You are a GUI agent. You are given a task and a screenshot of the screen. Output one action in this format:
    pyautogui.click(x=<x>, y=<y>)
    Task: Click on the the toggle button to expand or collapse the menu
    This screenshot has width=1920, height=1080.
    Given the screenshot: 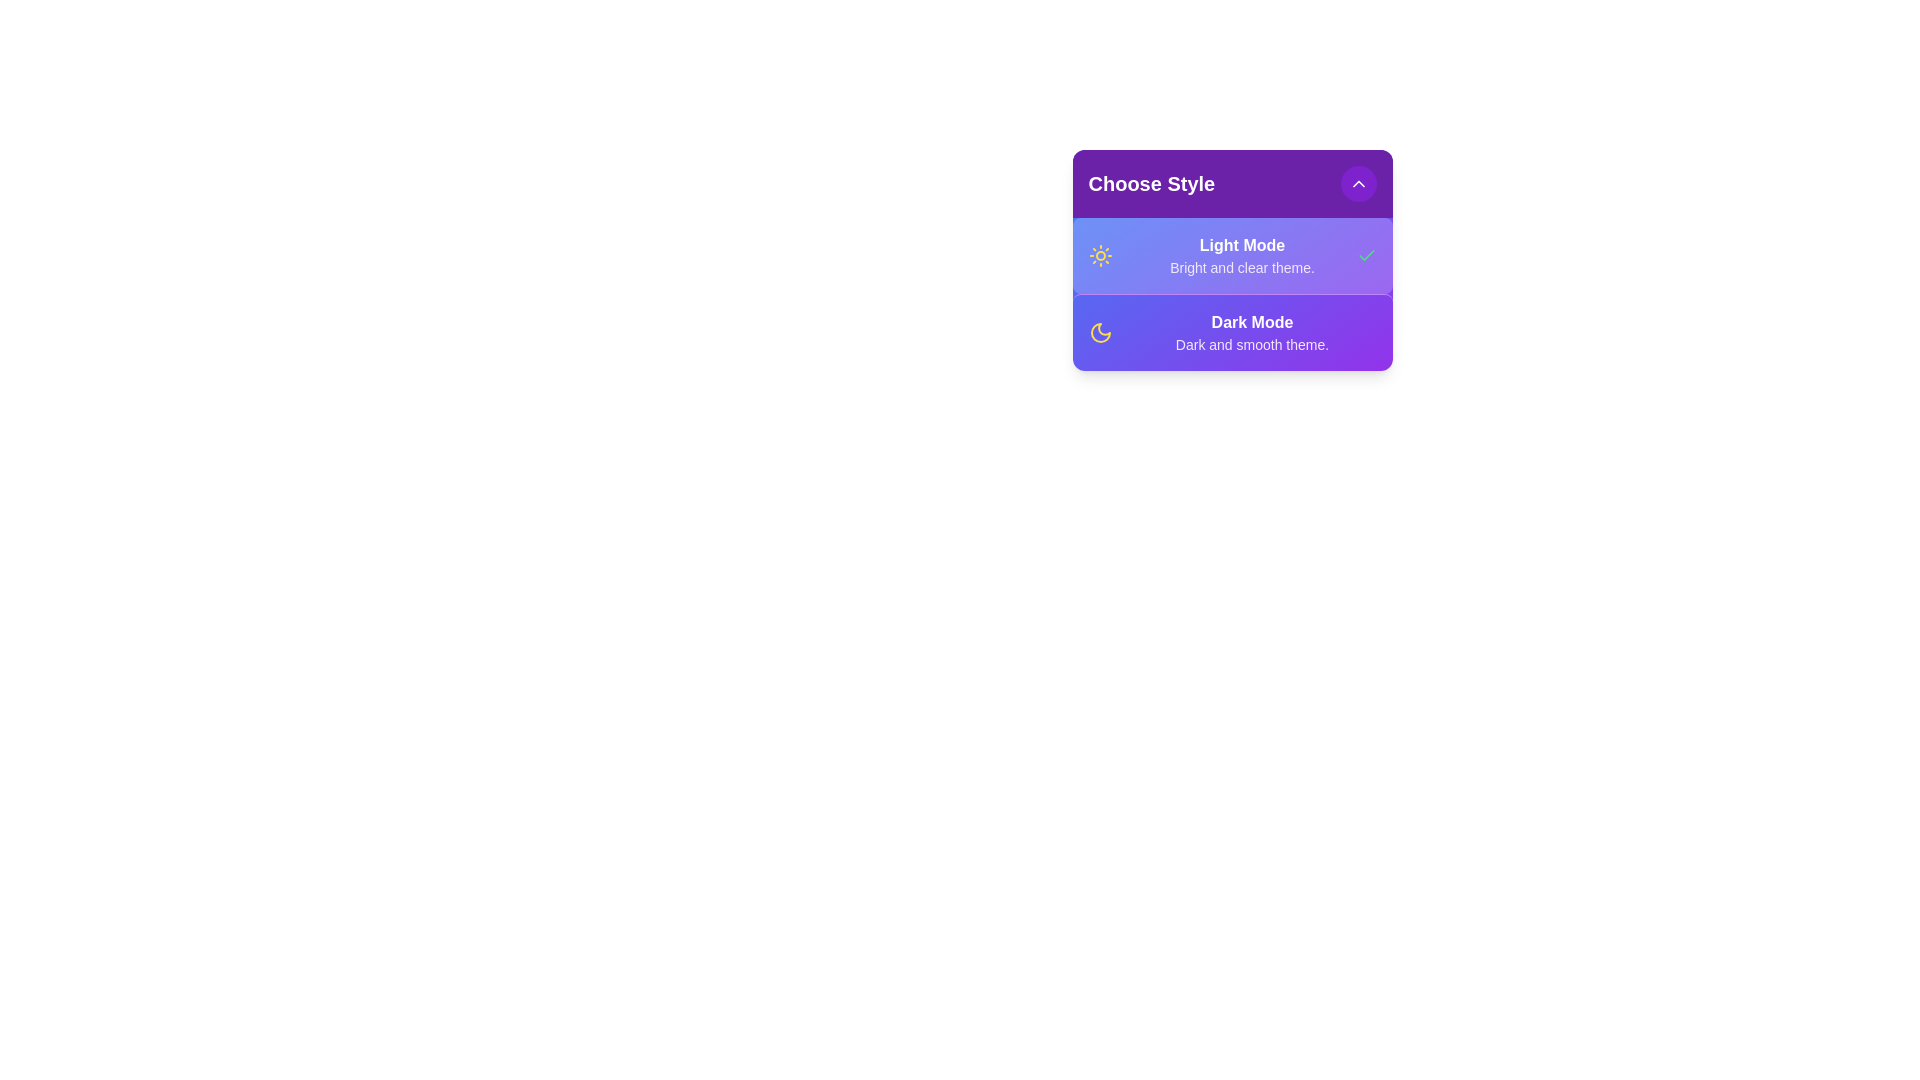 What is the action you would take?
    pyautogui.click(x=1358, y=184)
    